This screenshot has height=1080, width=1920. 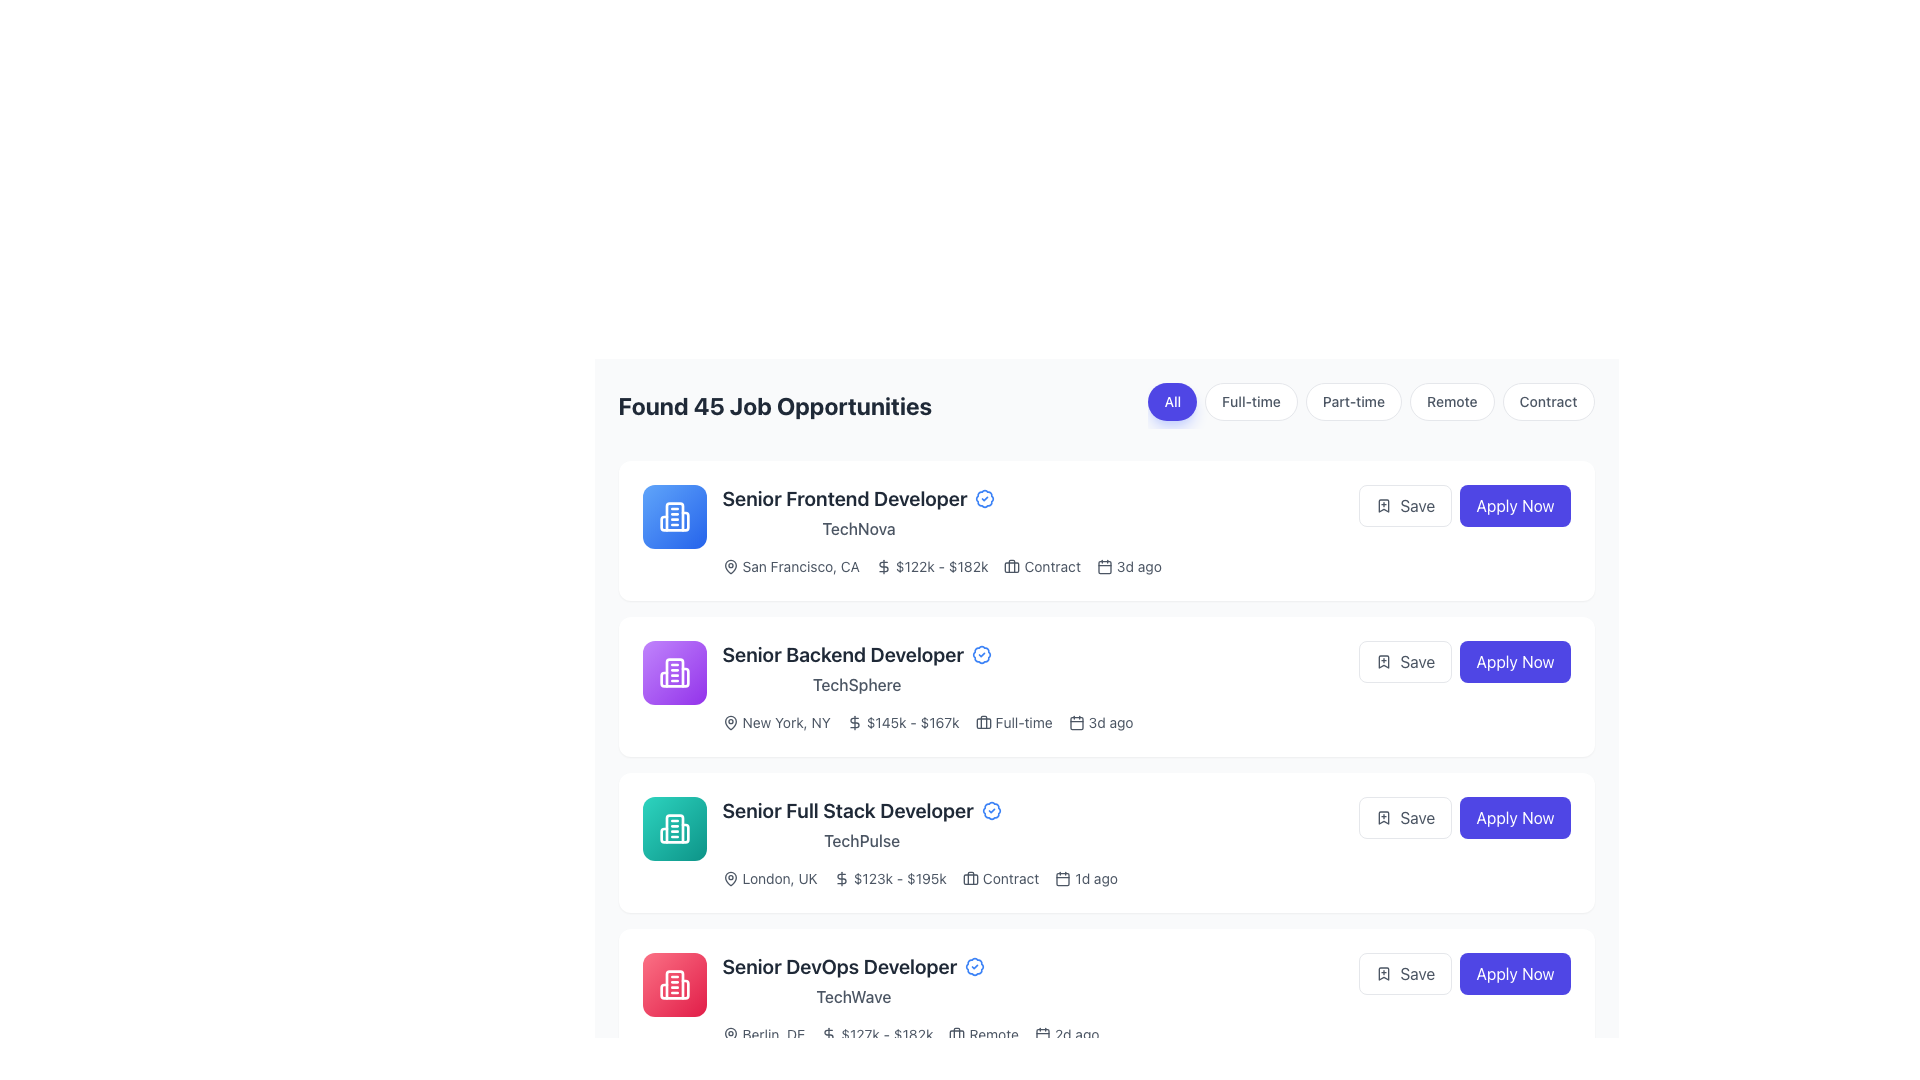 I want to click on the icon depicting a simplified building silhouette, which is located under the 'Senior DevOps Developer' section in the fourth job listing with a rose-pink to rose-red gradient background, so click(x=674, y=983).